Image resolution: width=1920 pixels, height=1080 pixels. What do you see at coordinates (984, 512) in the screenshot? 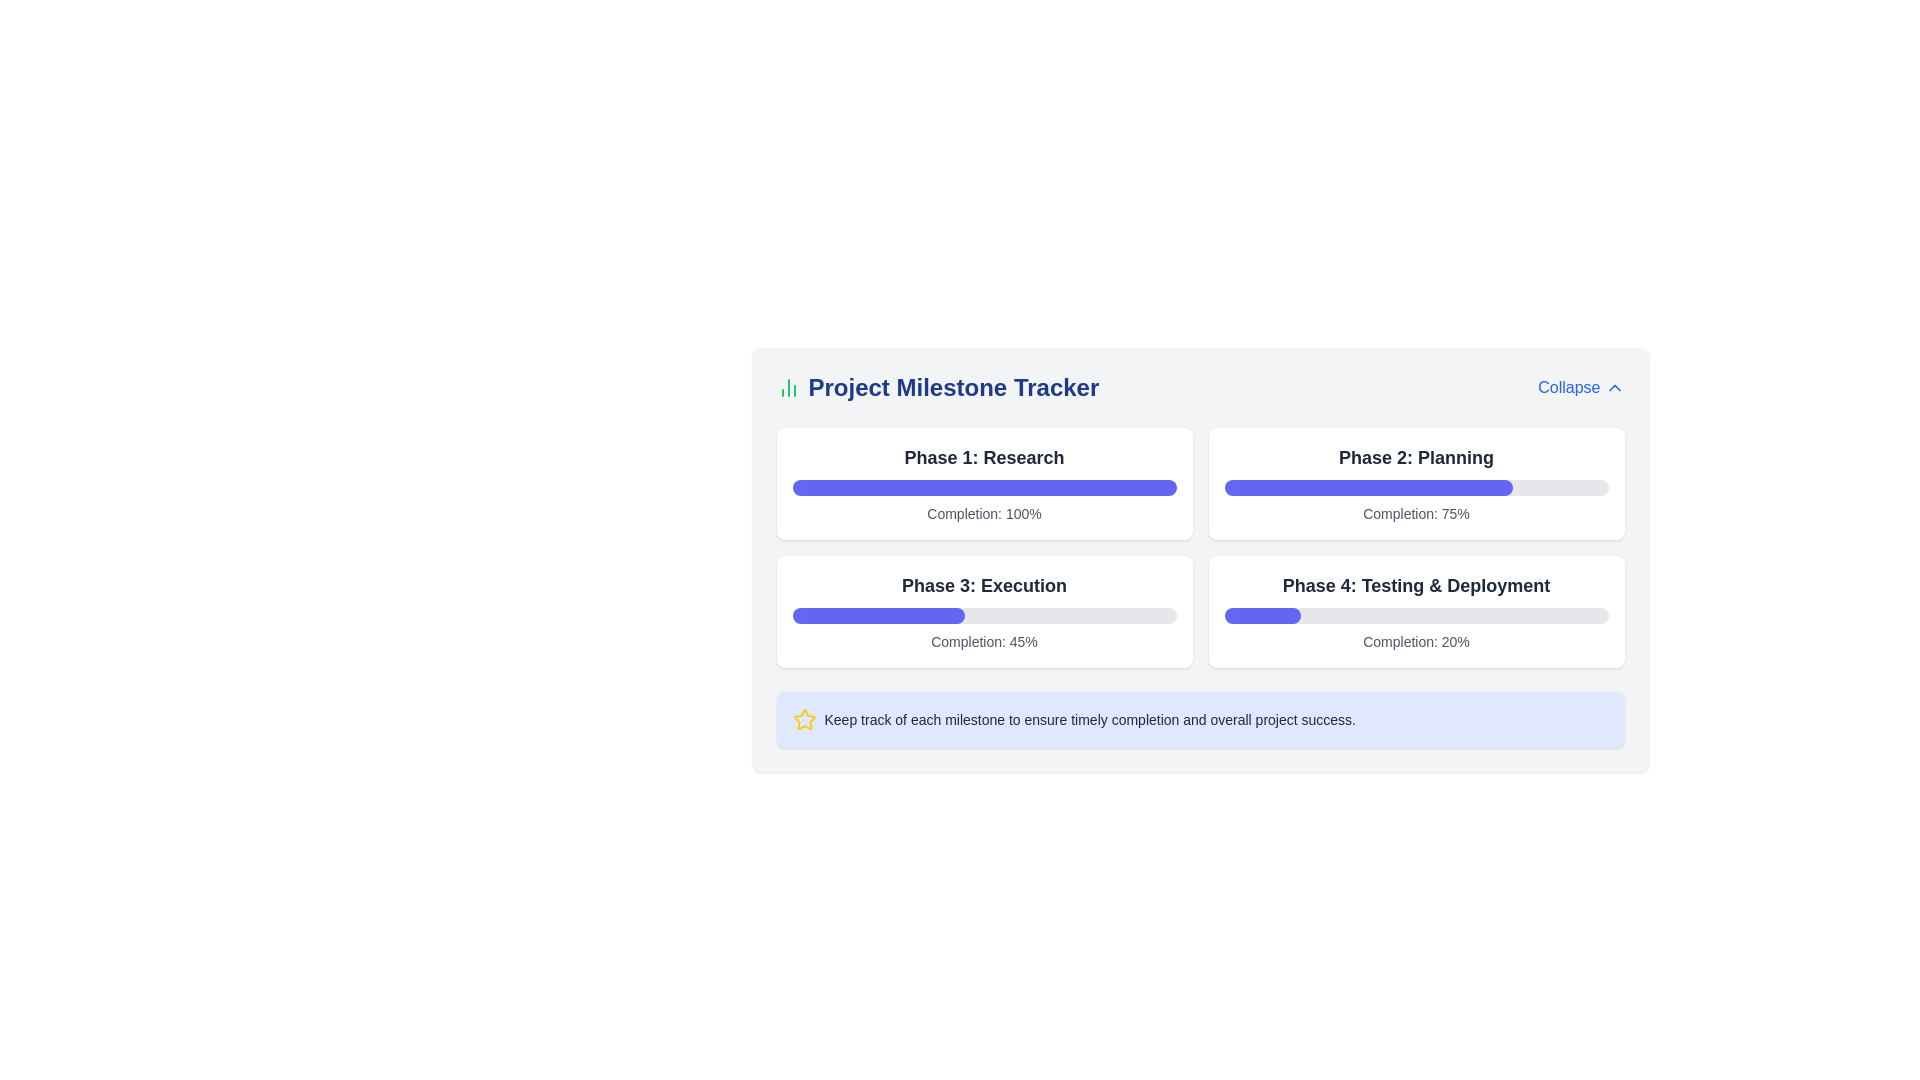
I see `the text element displaying 'Completion: 100%' which is located beneath the progress bar in the 'Phase 1: Research' card` at bounding box center [984, 512].